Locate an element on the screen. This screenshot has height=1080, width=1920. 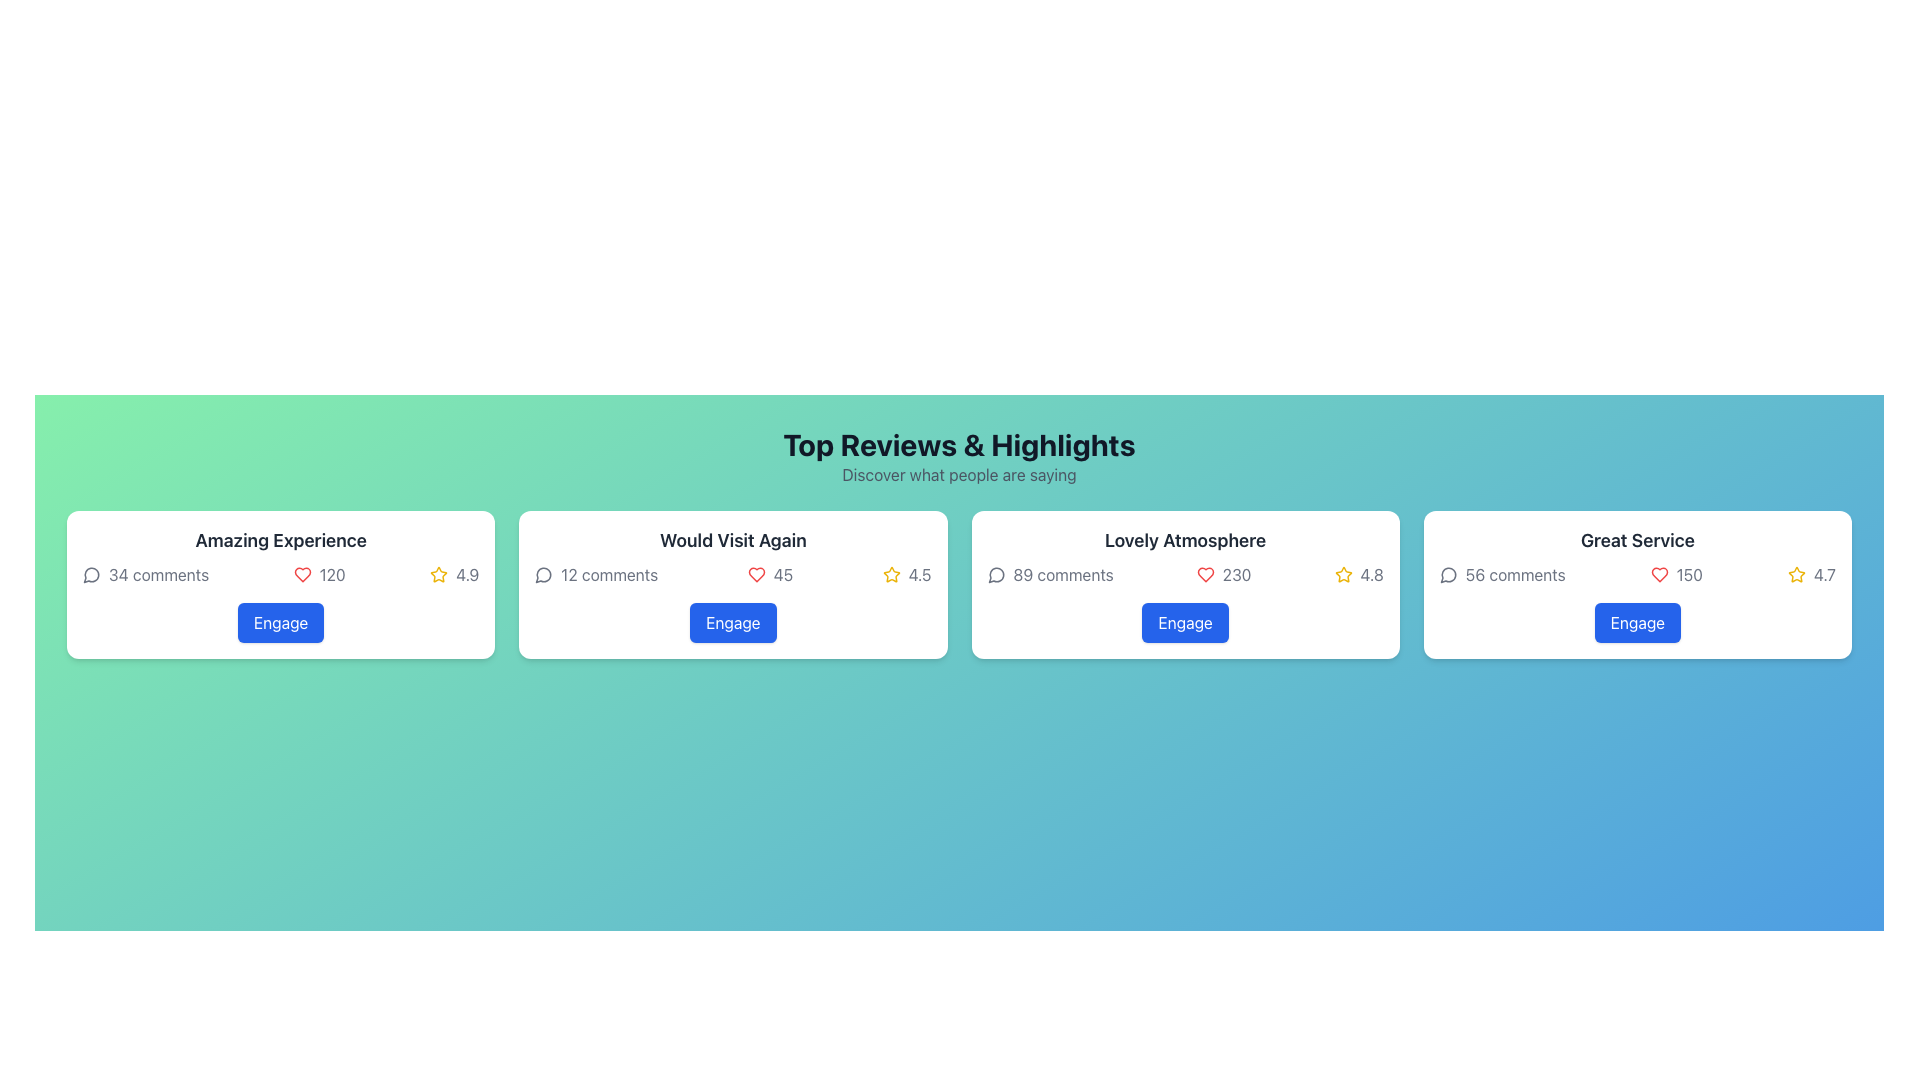
the Rating Display element located in the bottom-right section of the card under the 'Great Service' heading, which is the third component after the text '150' with a heart icon is located at coordinates (1811, 574).